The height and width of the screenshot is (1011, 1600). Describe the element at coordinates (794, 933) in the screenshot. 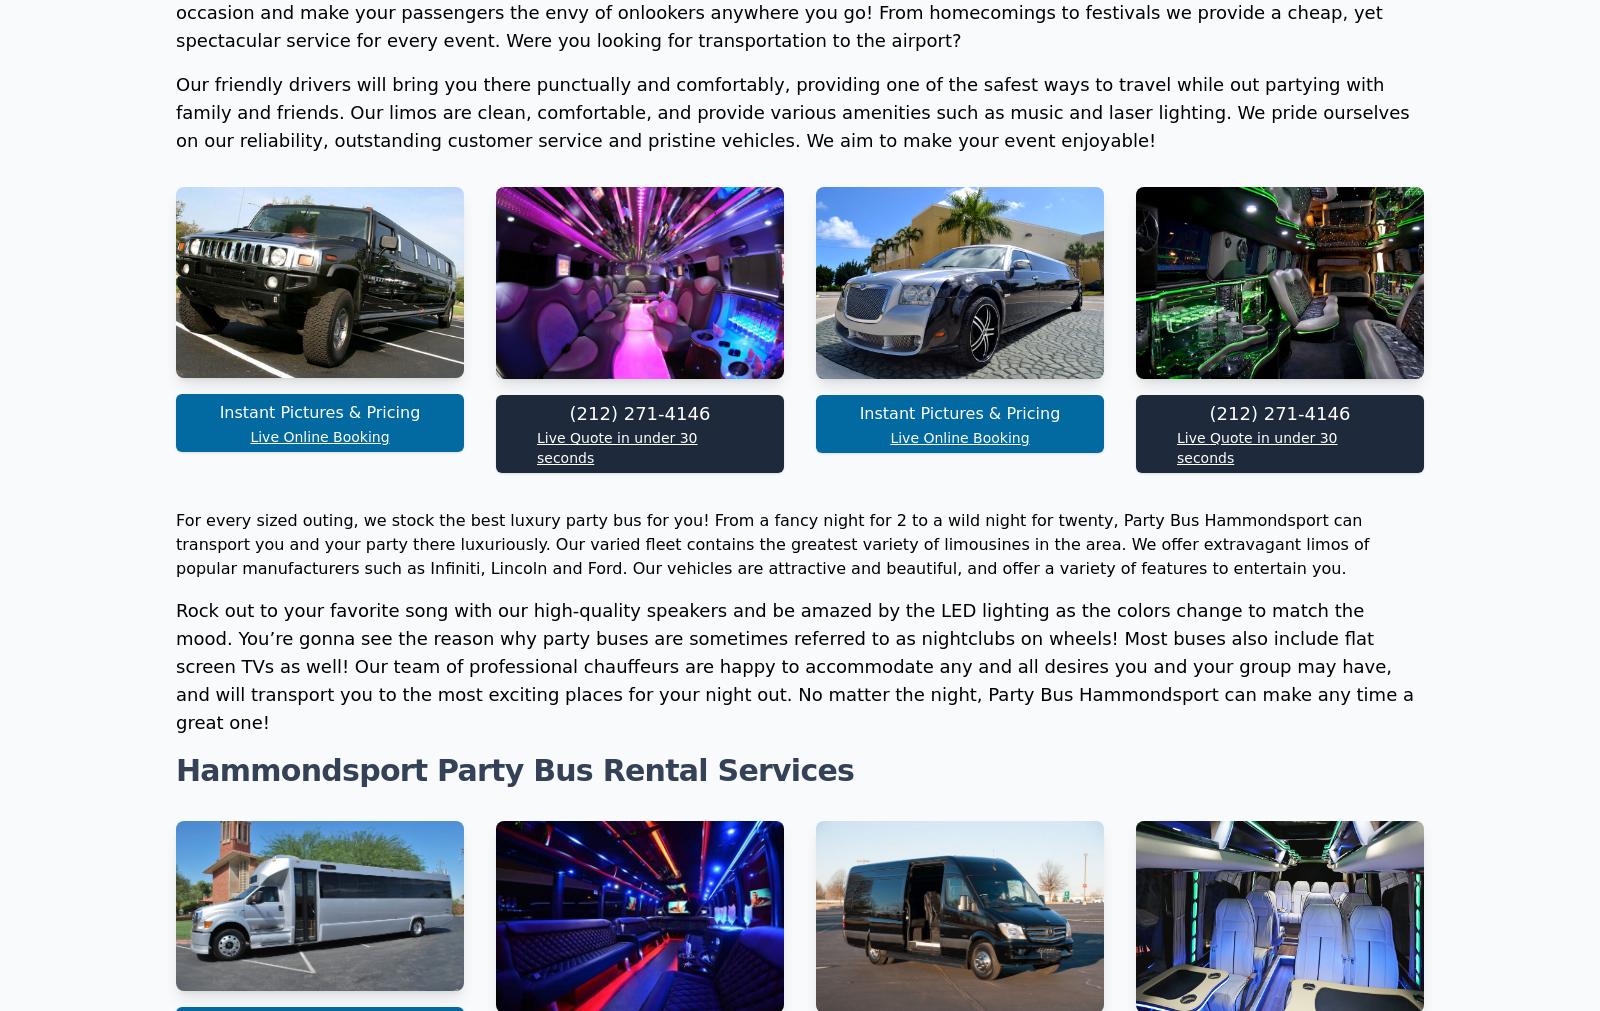

I see `'Rock out to your favorite song with our high-quality speakers and be amazed by the LED lighting as the colors change to match the mood. You’re gonna see the reason why party buses are sometimes referred to as nightclubs on wheels! Most buses also include flat screen TVs as well! Our team of professional chauffeurs are happy to accommodate any and all desires you and your group may have, and will transport you to the most exciting places for your night out. No matter the night, Party Bus Hammondsport can make any time a great one!'` at that location.